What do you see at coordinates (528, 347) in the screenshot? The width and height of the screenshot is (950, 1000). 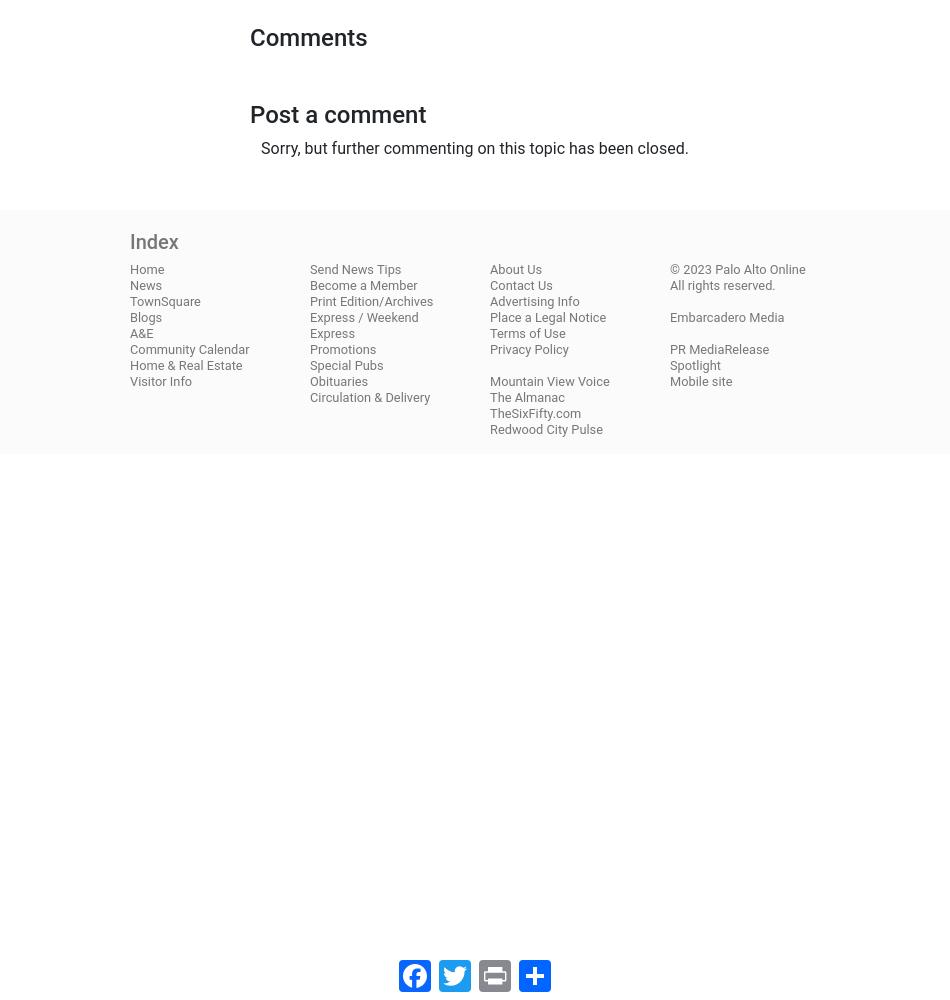 I see `'Privacy Policy'` at bounding box center [528, 347].